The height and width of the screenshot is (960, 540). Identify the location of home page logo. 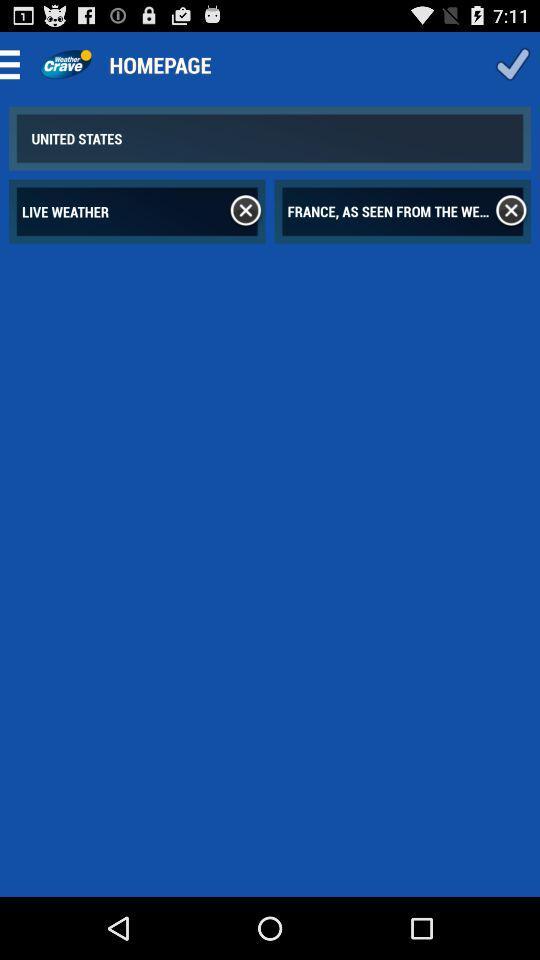
(65, 64).